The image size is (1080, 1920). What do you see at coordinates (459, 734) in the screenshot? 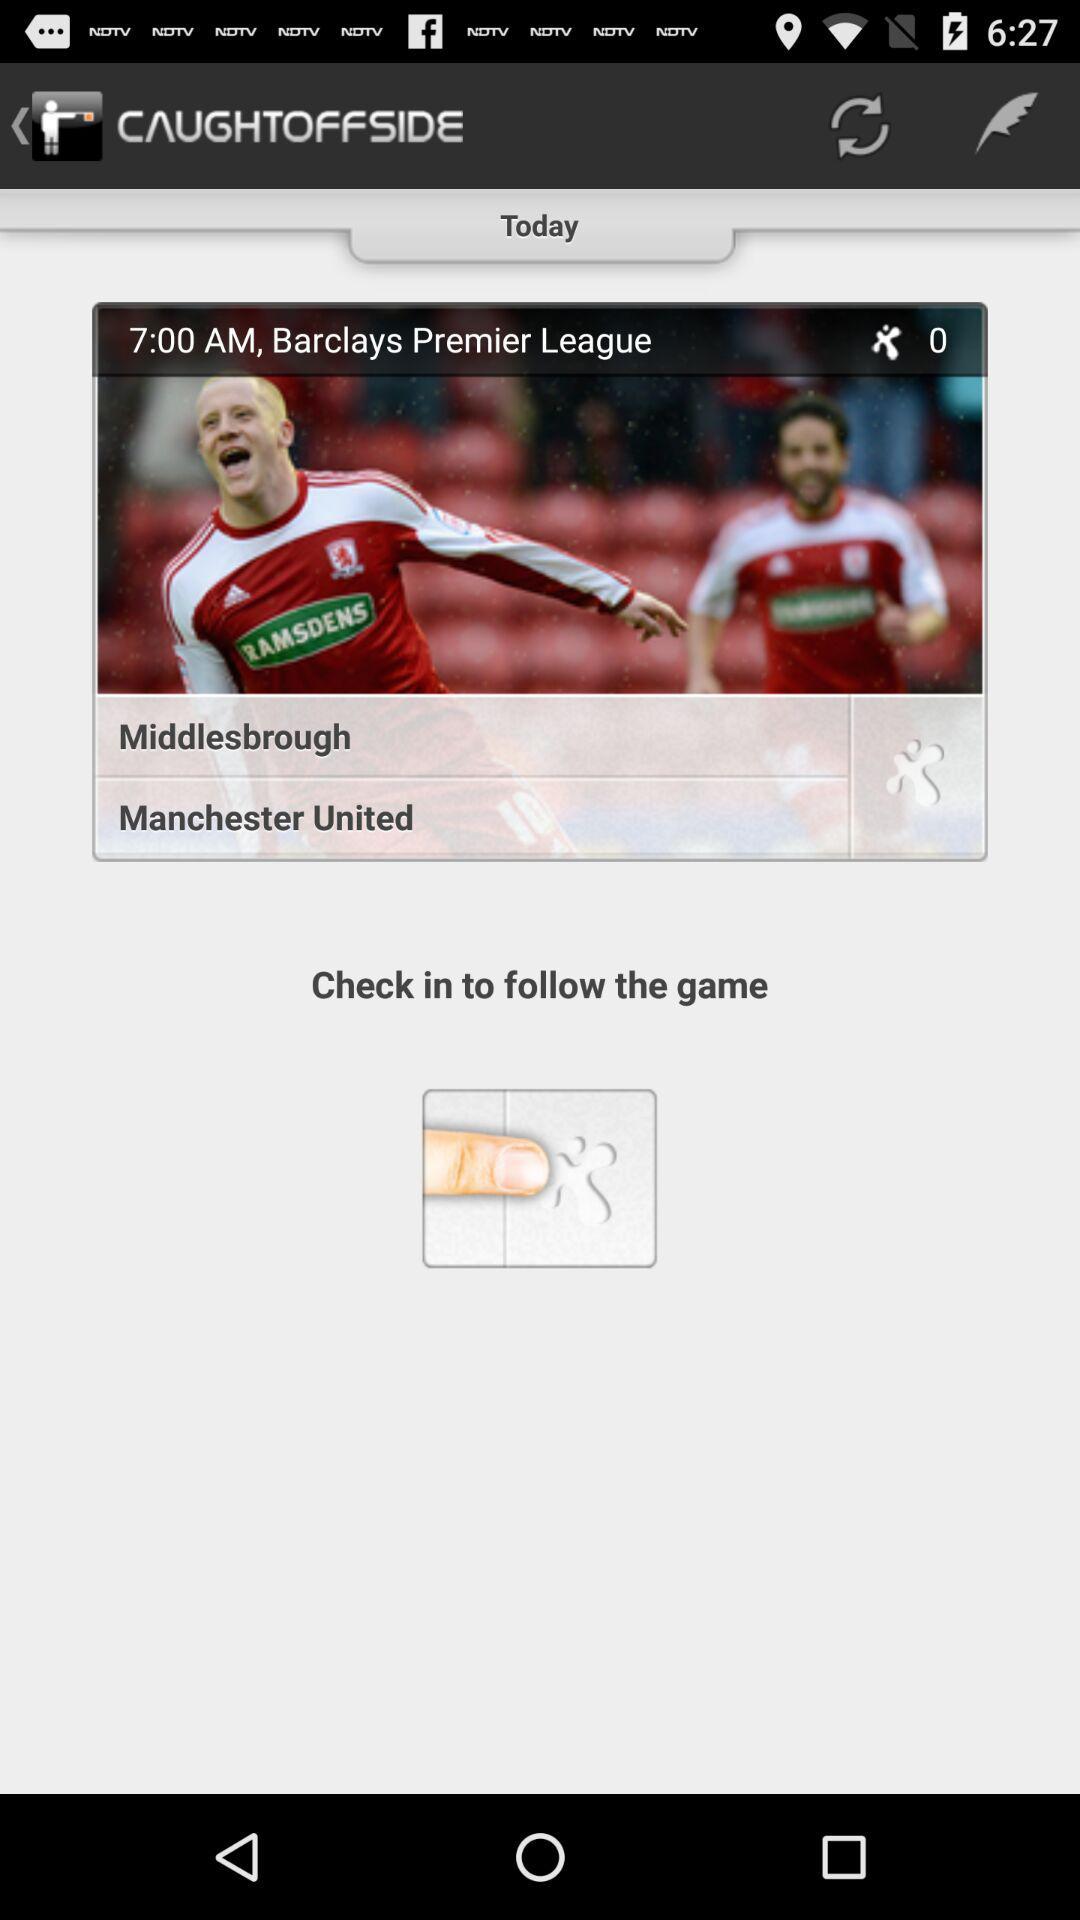
I see `icon below 7 00 am icon` at bounding box center [459, 734].